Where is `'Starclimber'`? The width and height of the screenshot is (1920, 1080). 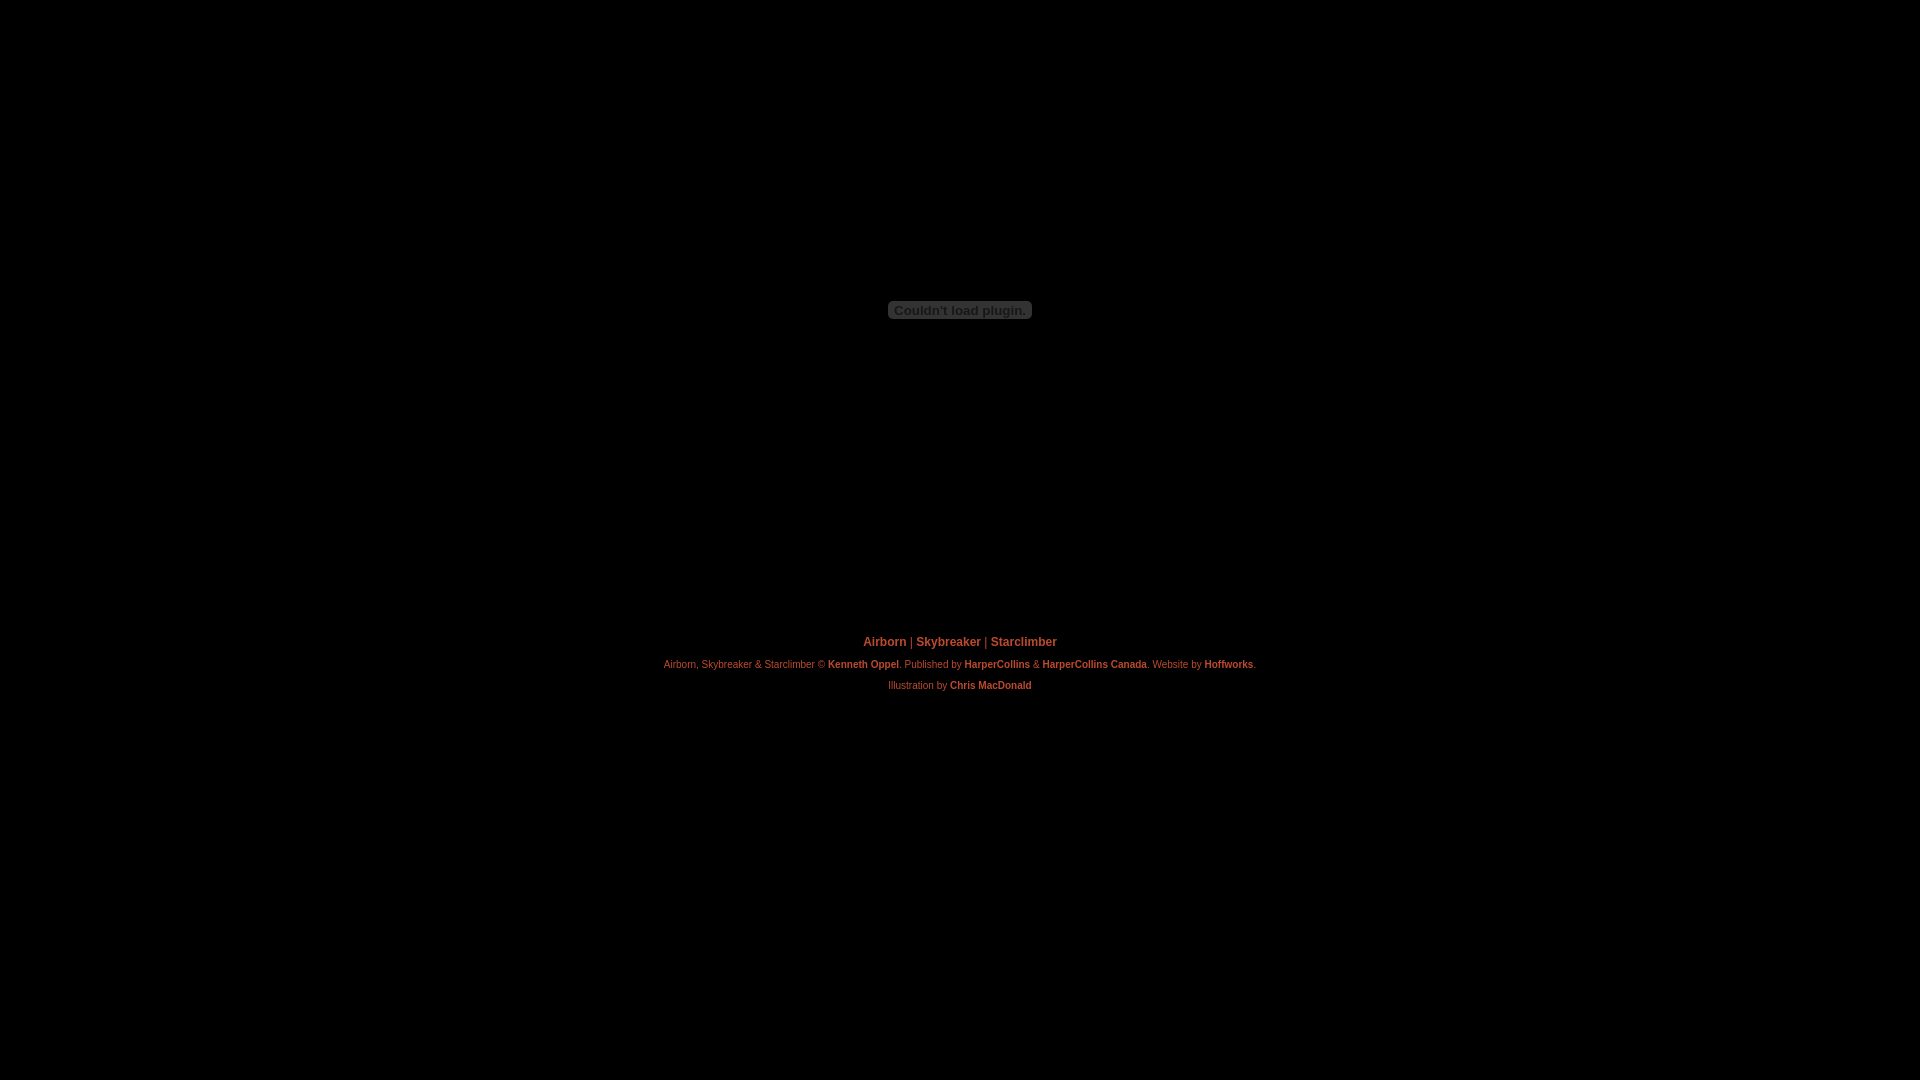 'Starclimber' is located at coordinates (1023, 641).